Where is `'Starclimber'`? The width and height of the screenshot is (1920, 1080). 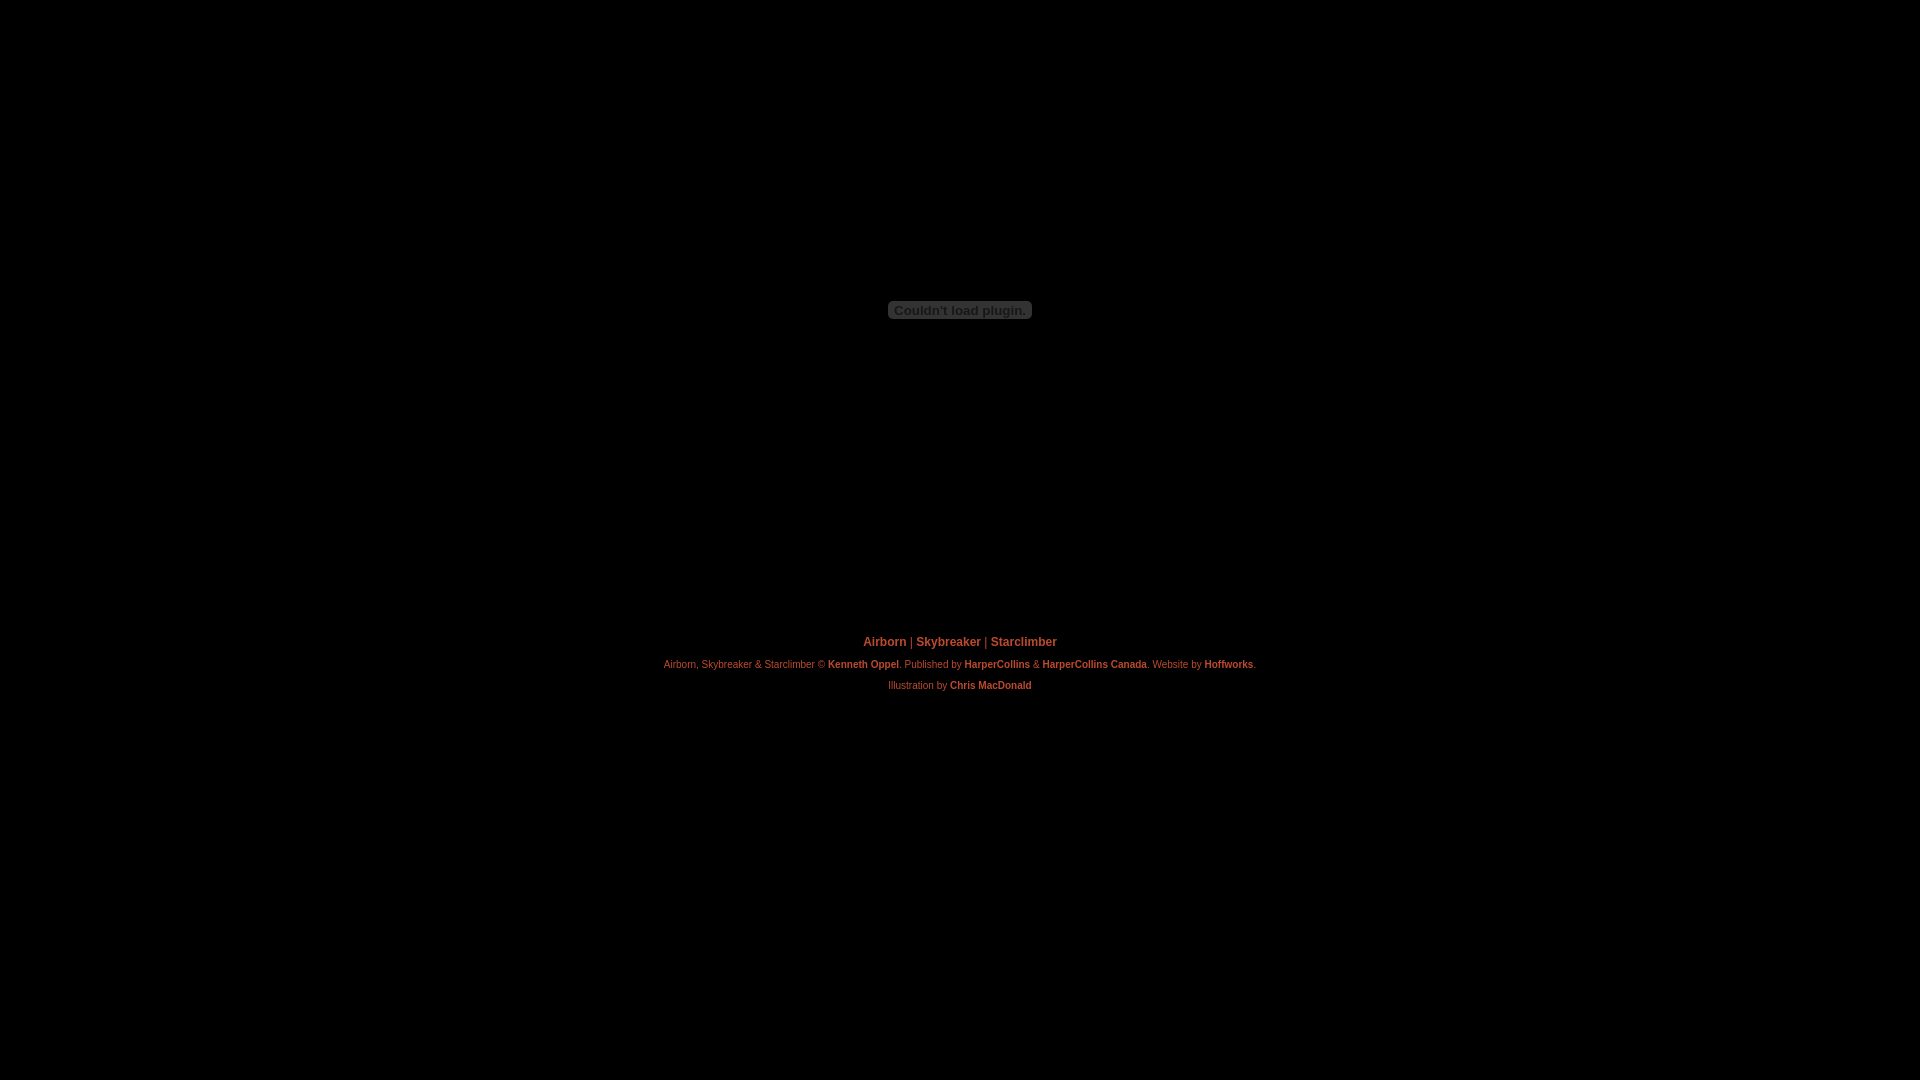 'Starclimber' is located at coordinates (1023, 641).